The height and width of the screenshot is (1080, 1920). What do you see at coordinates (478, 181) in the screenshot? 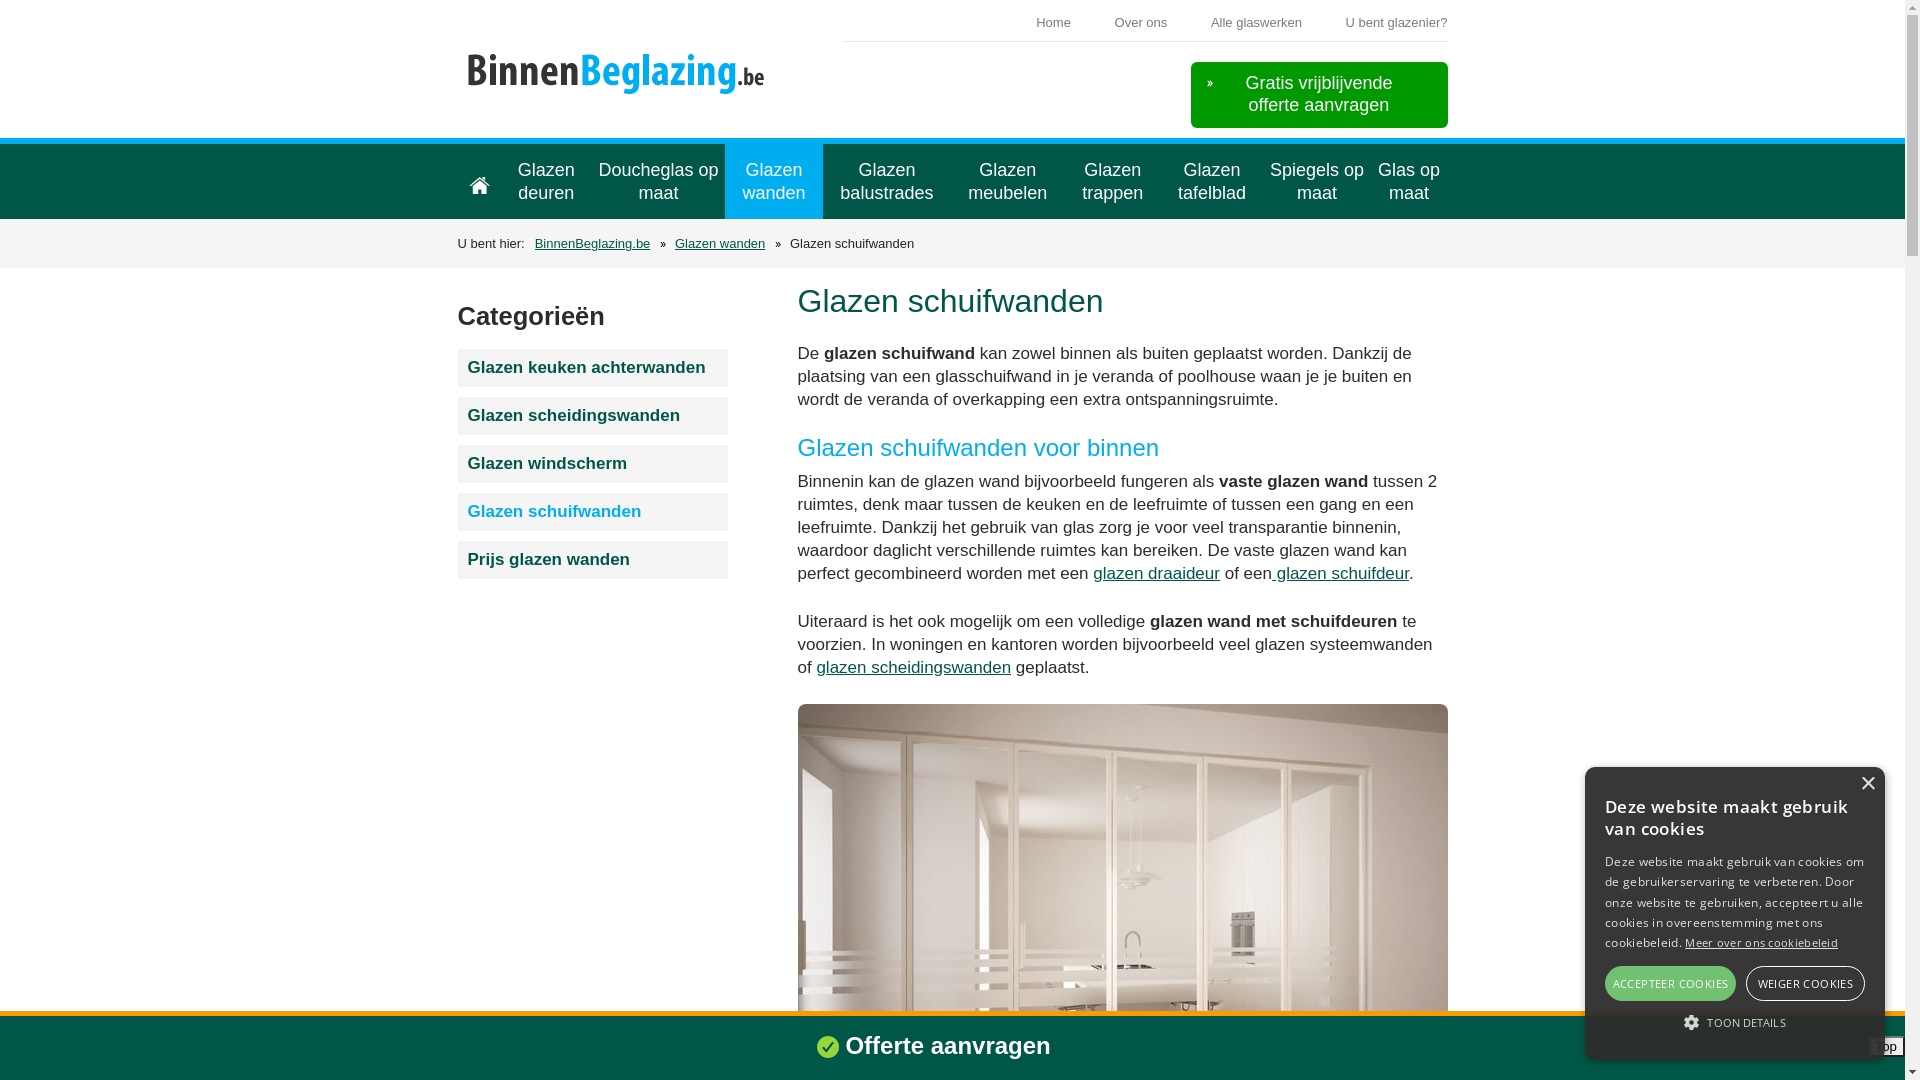
I see `'Home'` at bounding box center [478, 181].